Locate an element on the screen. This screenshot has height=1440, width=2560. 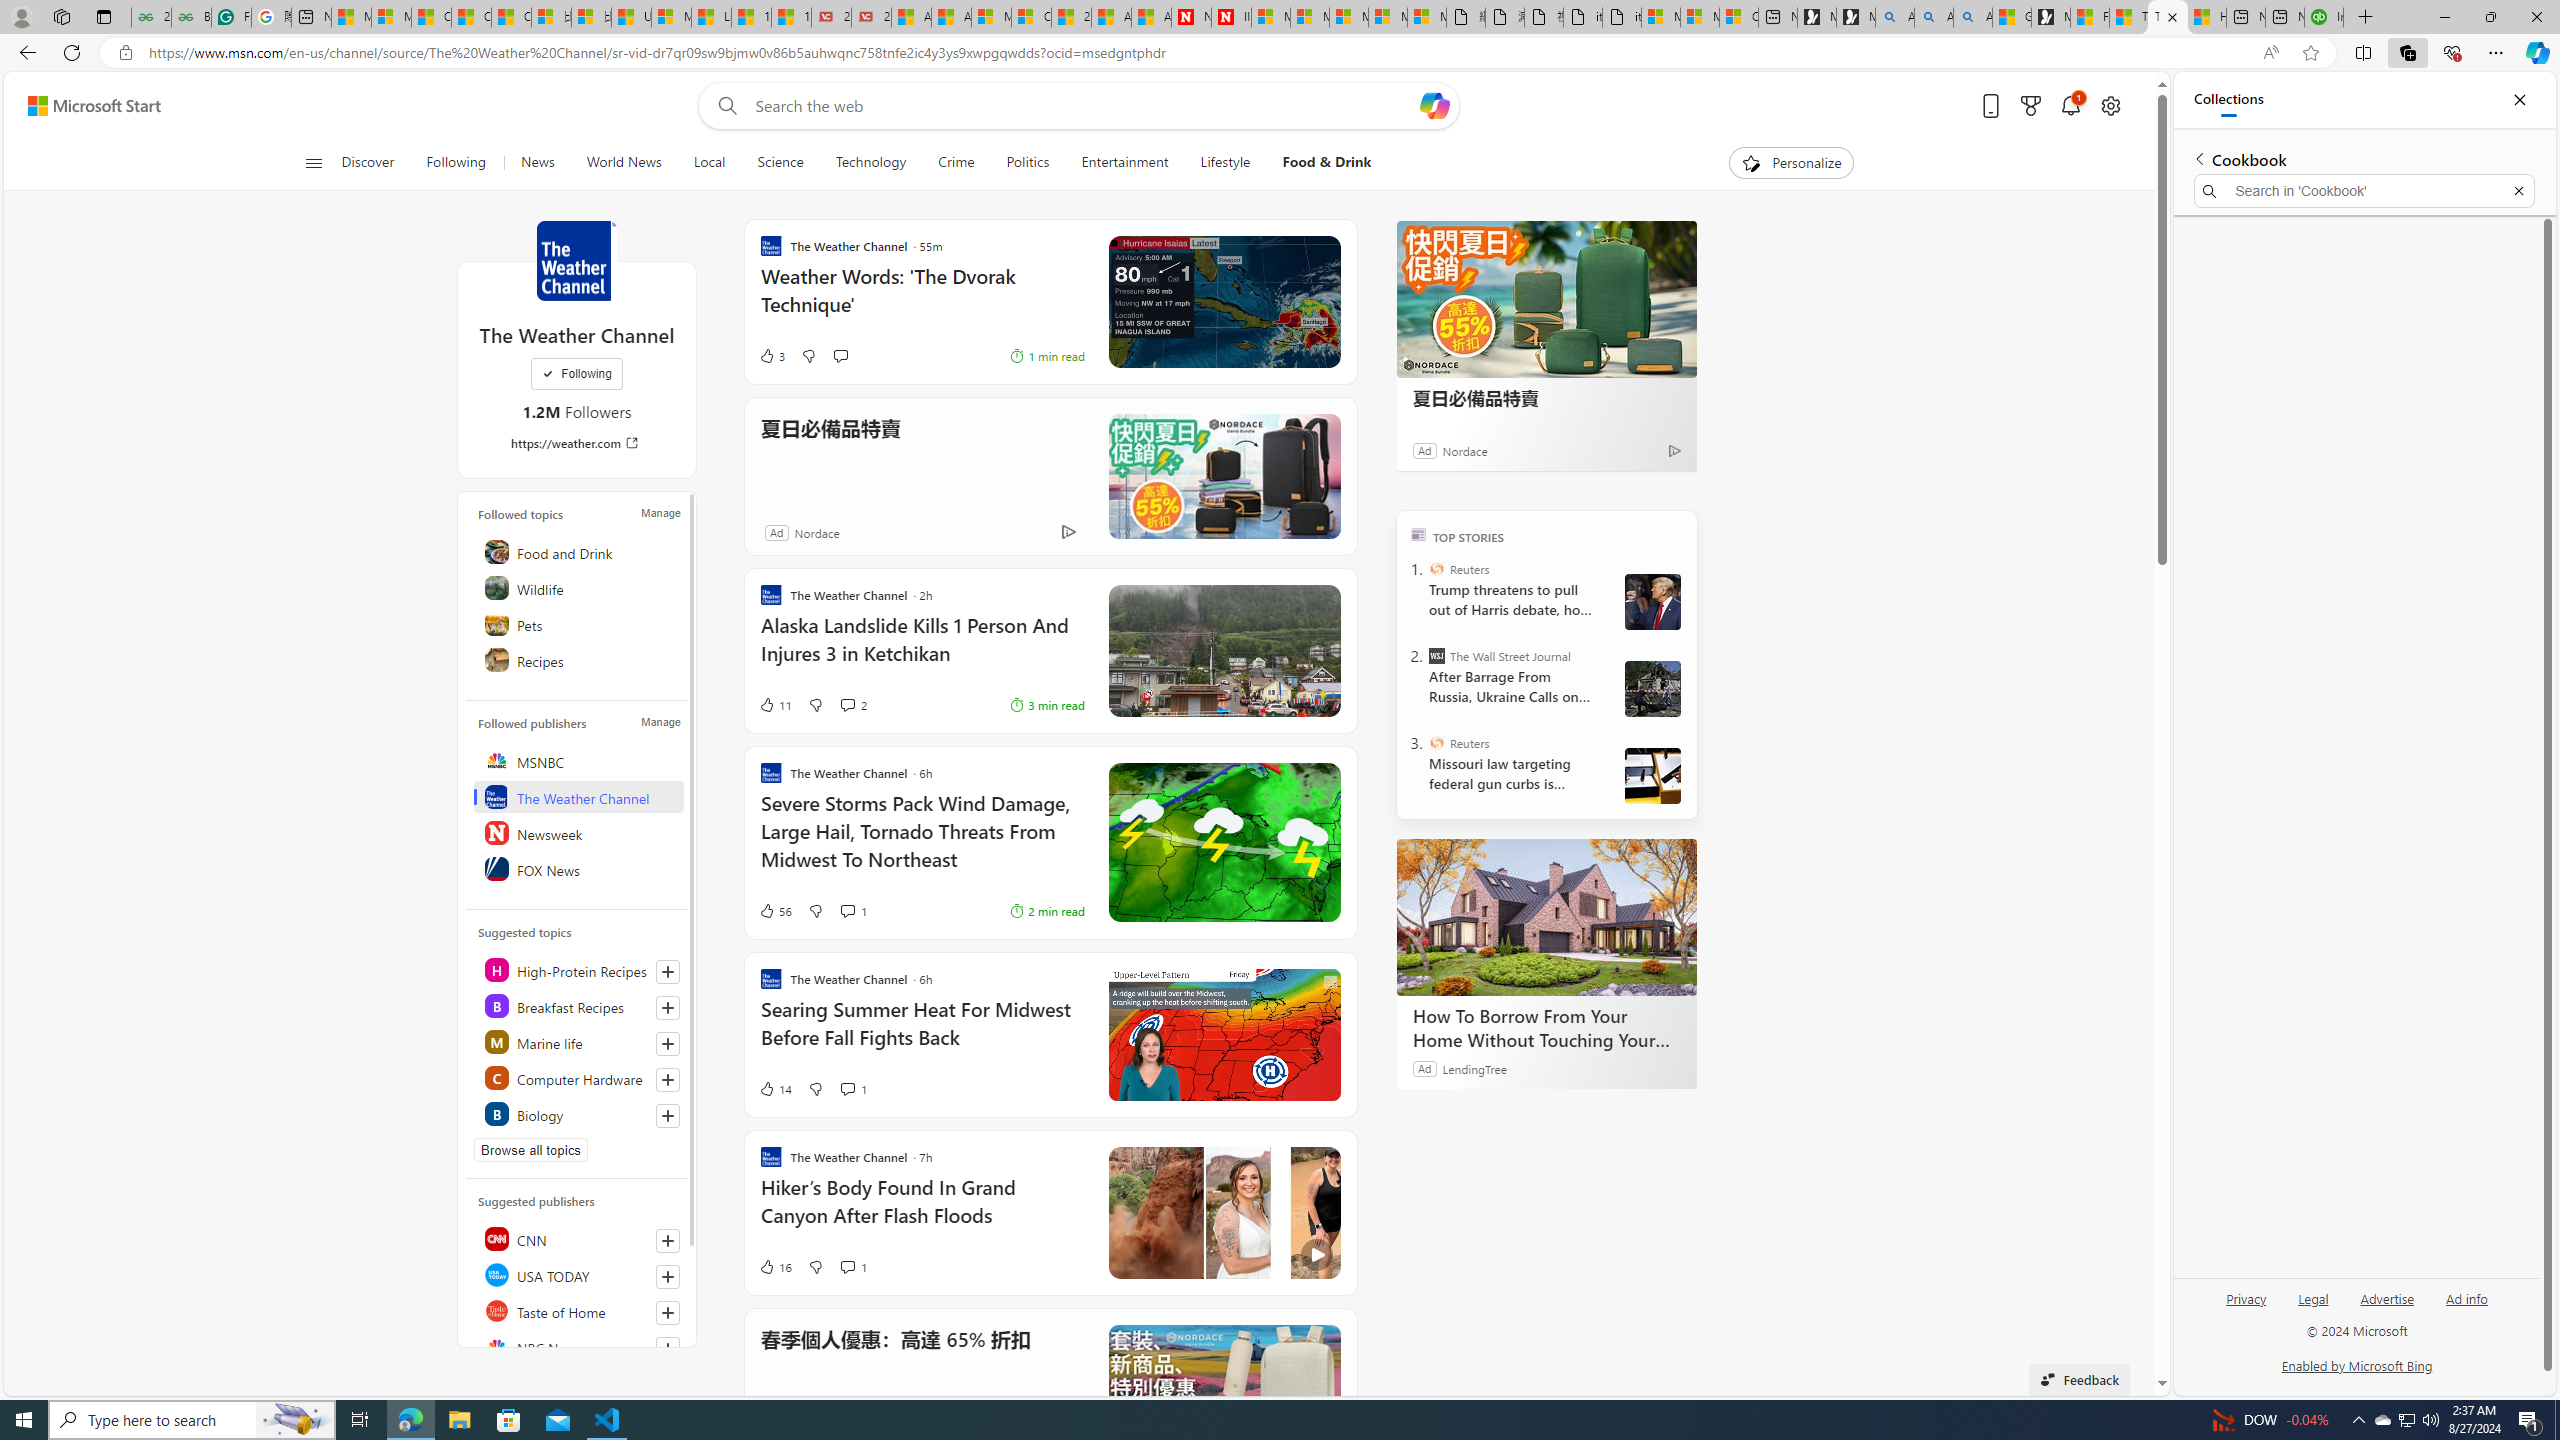
'Best SSL Certificates Provider in India - GeeksforGeeks' is located at coordinates (191, 16).